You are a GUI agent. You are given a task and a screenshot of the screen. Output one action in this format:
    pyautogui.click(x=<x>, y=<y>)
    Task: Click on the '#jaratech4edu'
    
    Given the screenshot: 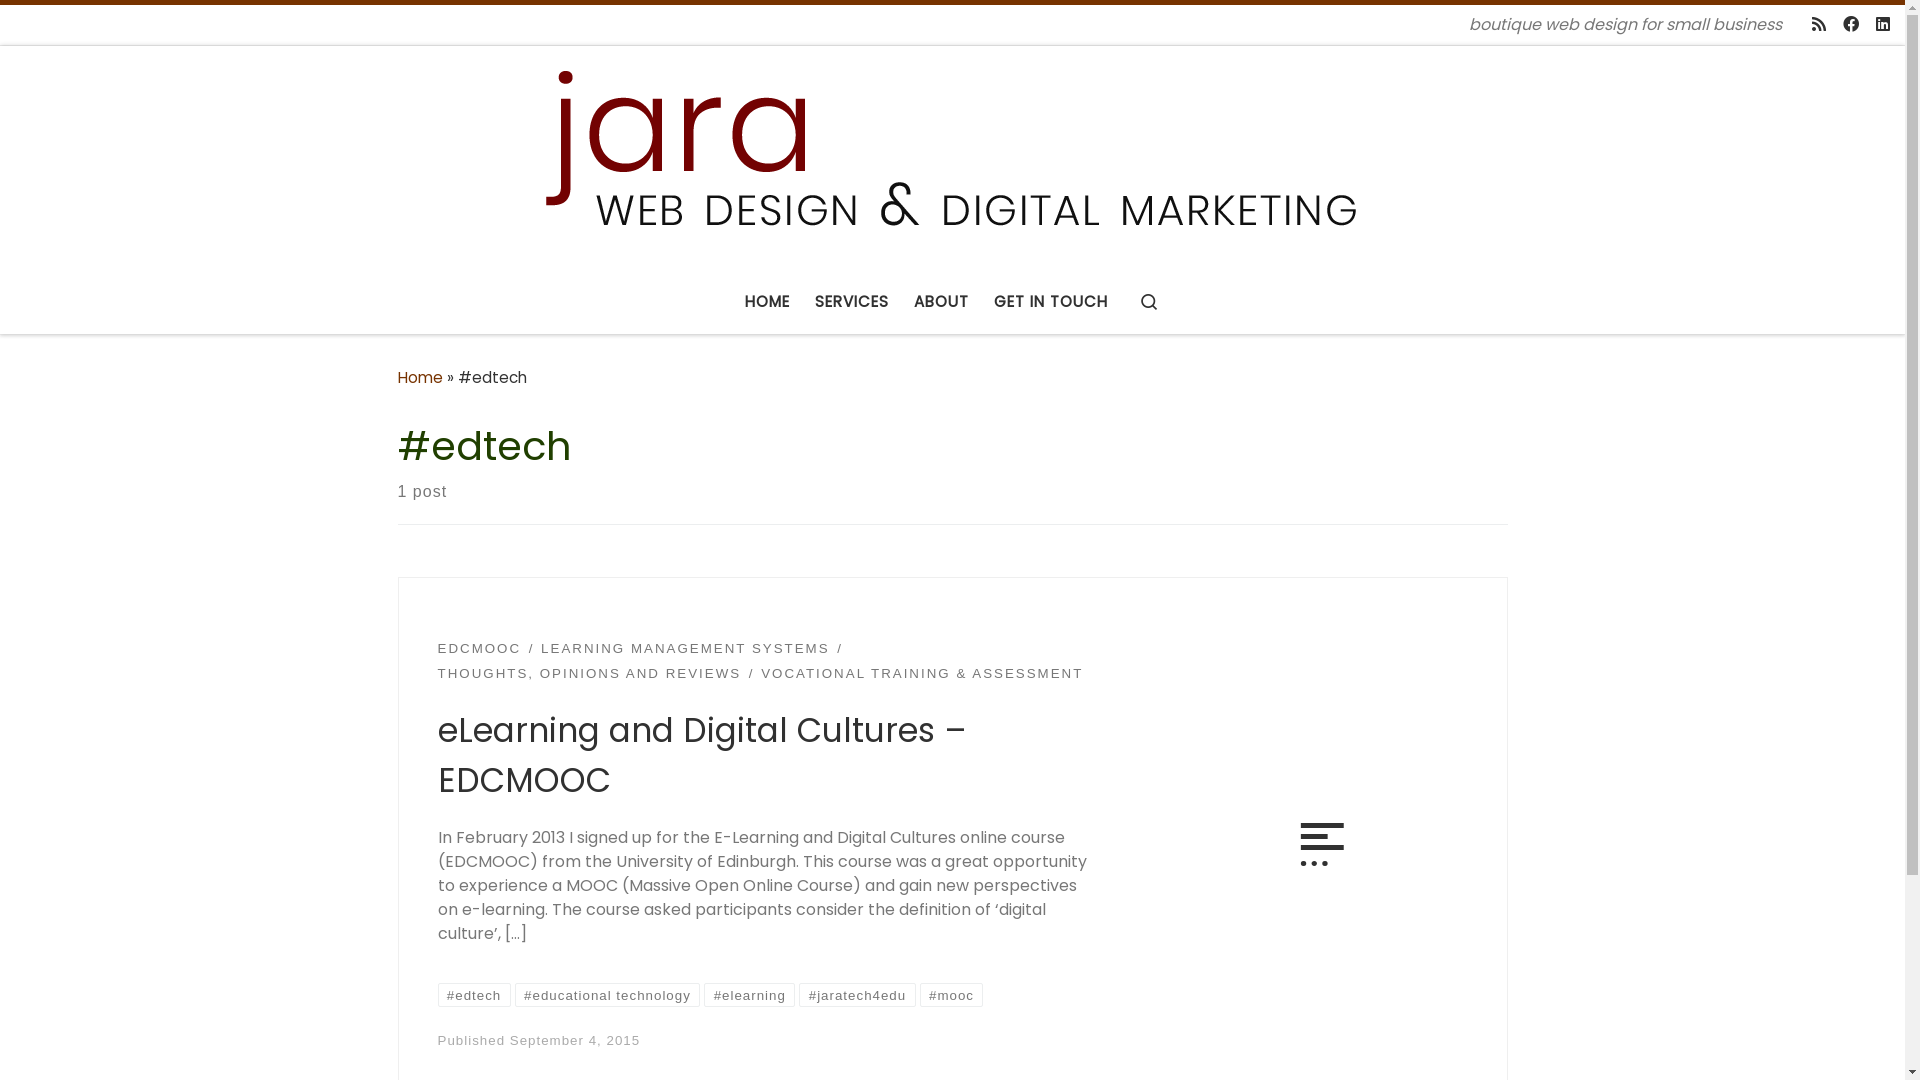 What is the action you would take?
    pyautogui.click(x=857, y=995)
    